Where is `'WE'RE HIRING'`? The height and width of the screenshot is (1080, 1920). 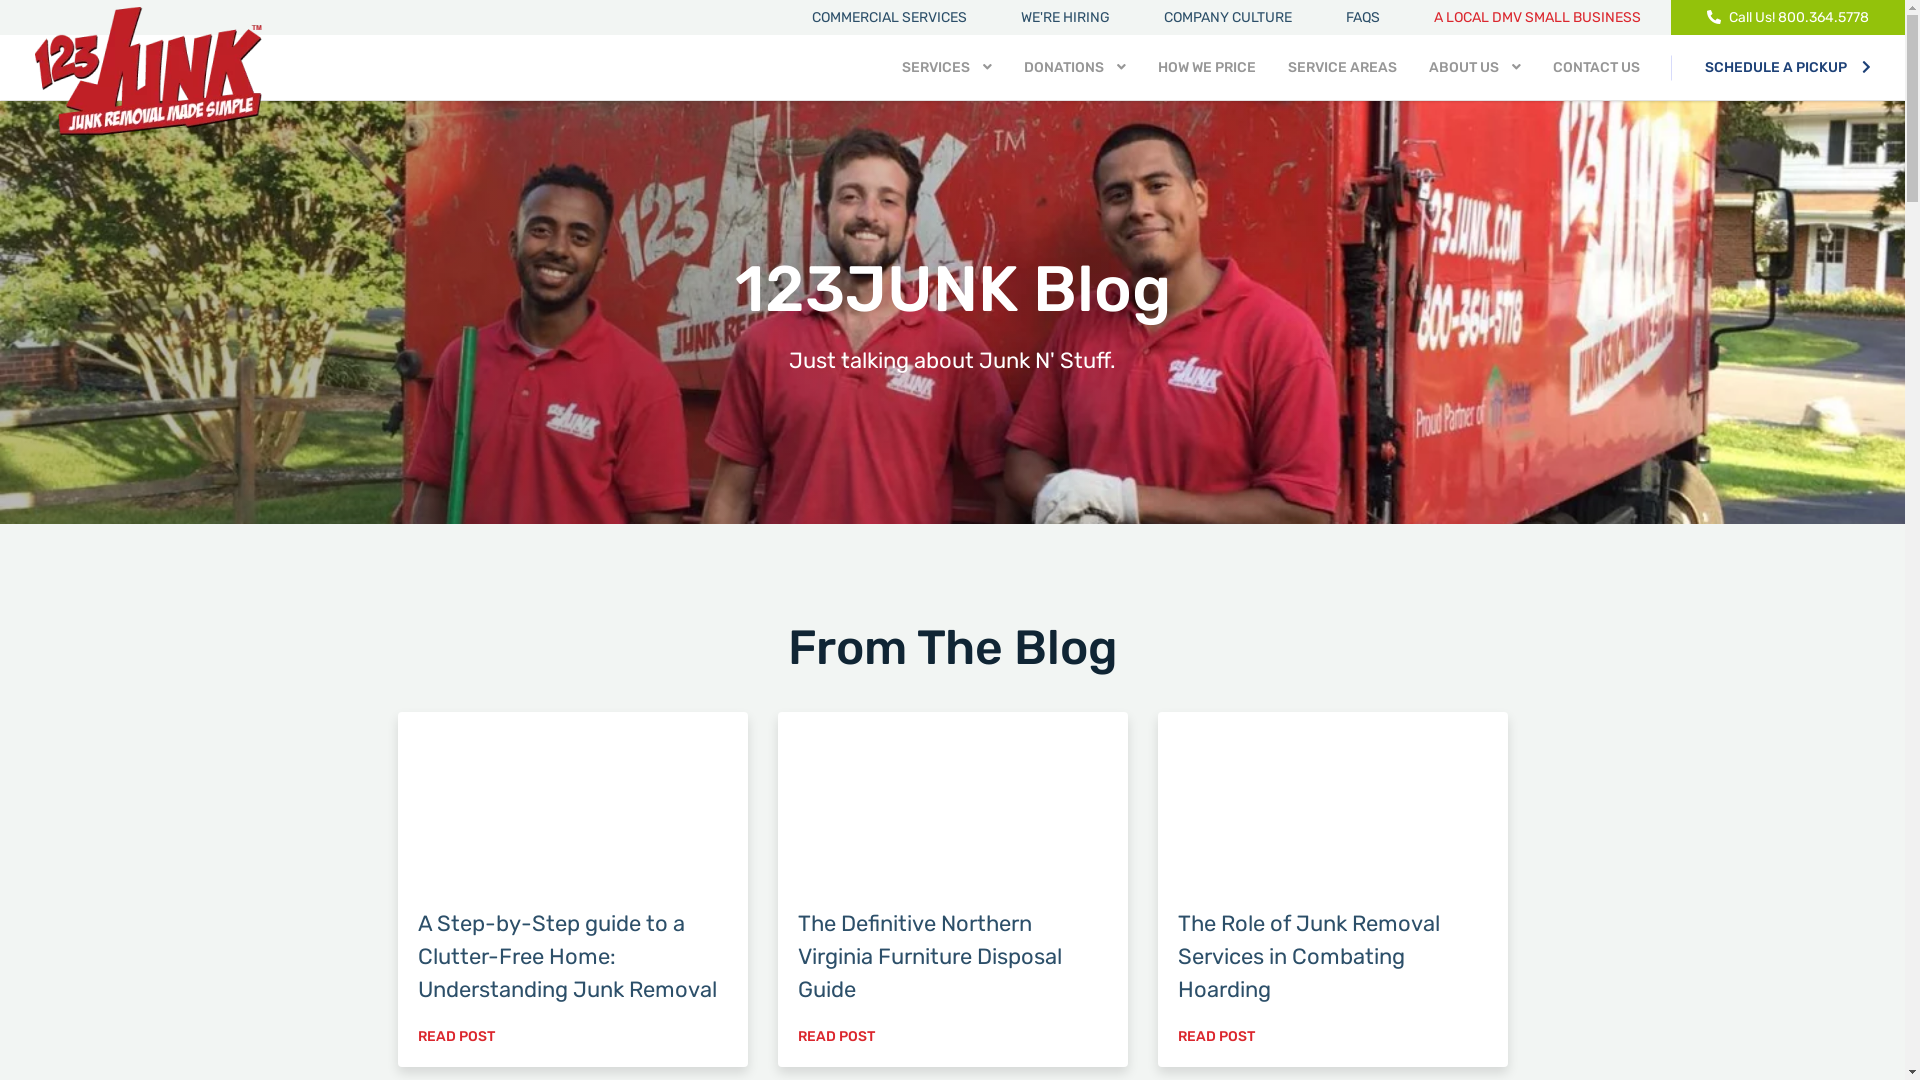
'WE'RE HIRING' is located at coordinates (1064, 17).